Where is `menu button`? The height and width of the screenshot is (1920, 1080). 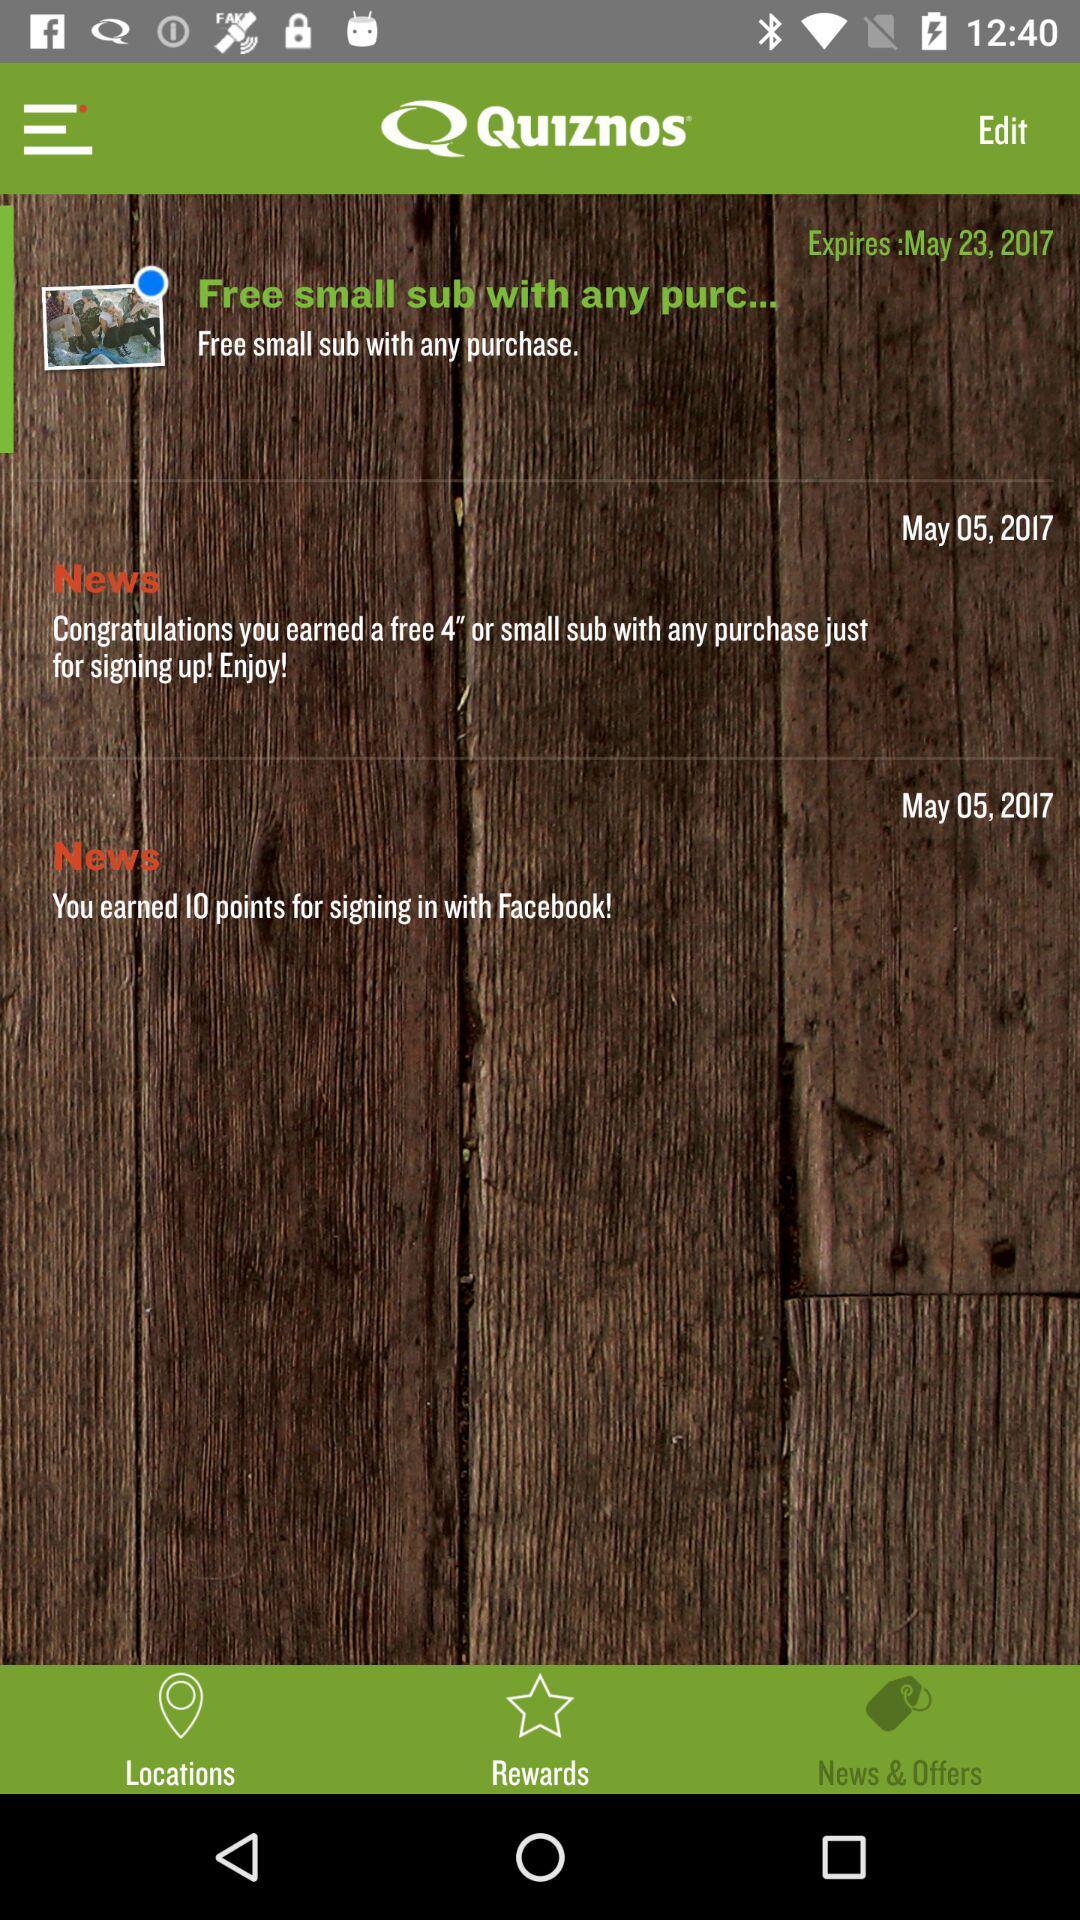 menu button is located at coordinates (54, 127).